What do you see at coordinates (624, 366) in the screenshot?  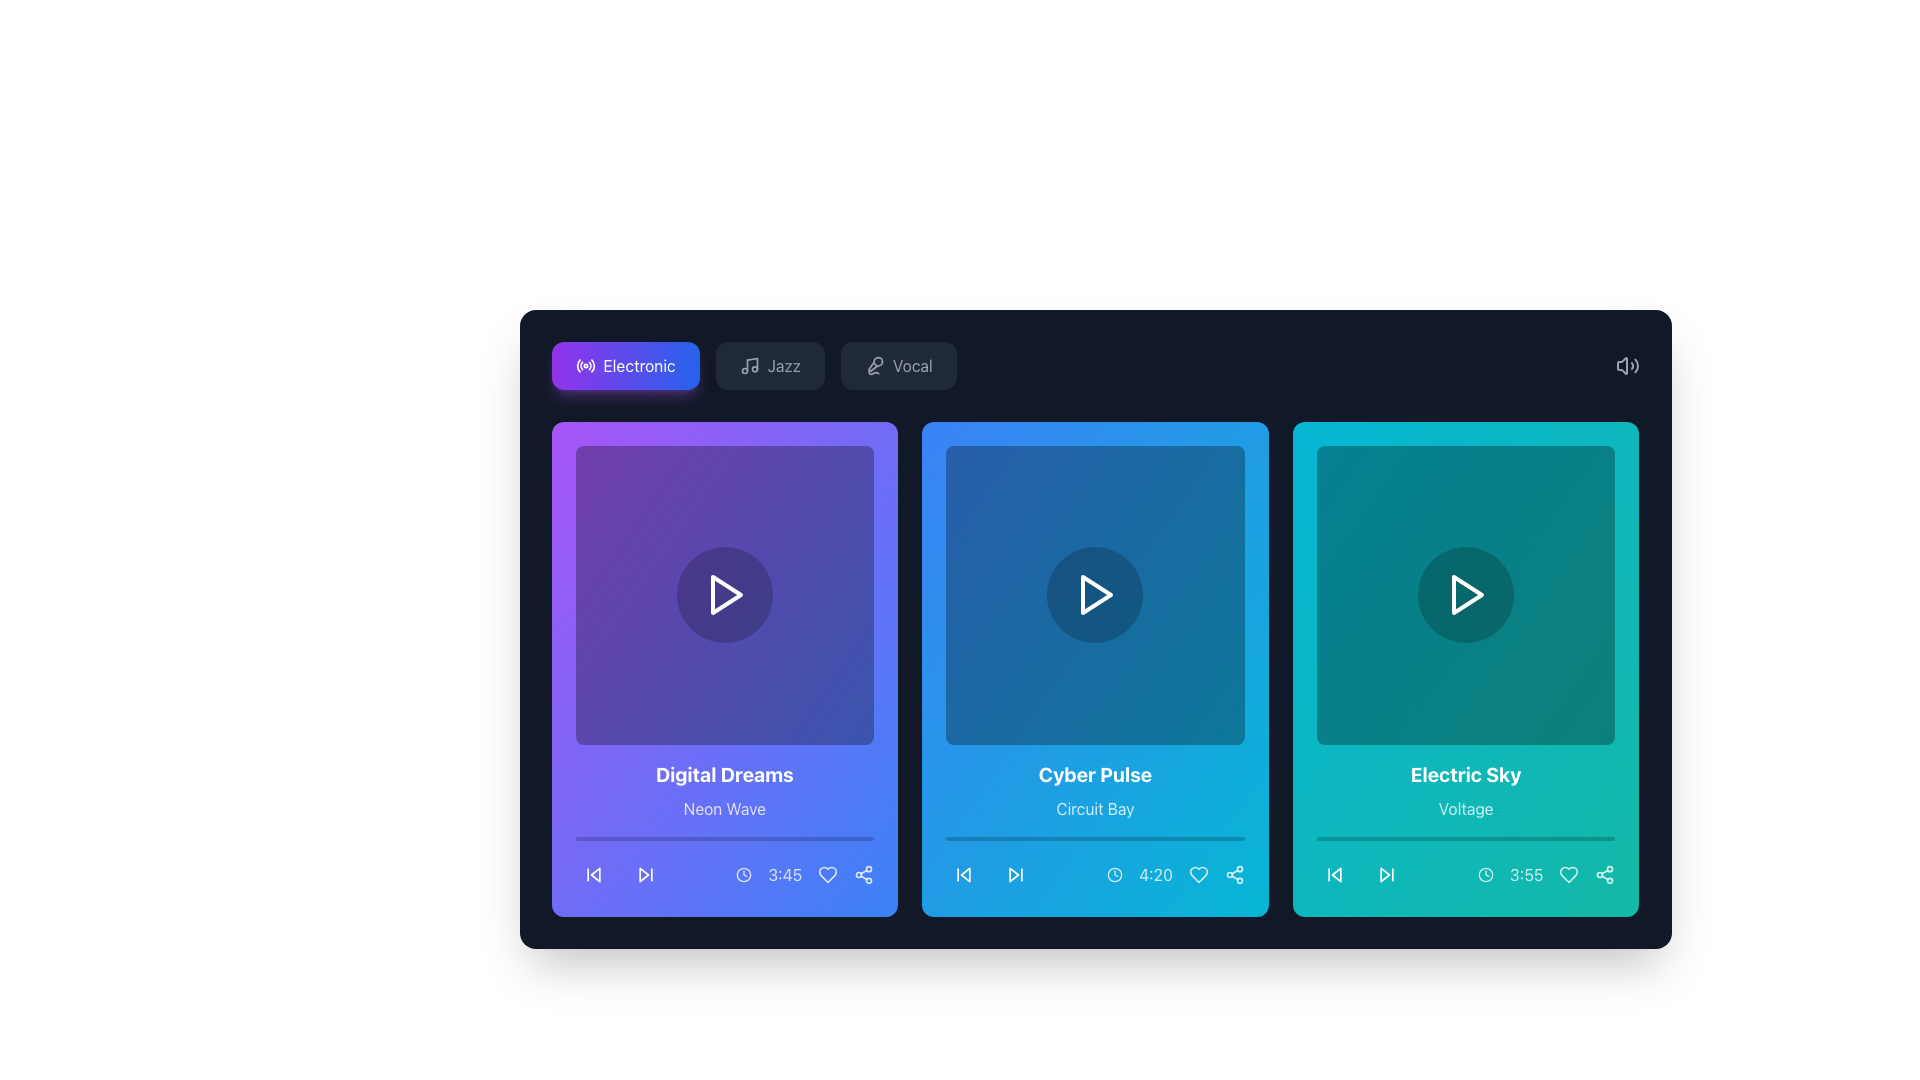 I see `the 'Electronic' button, which is a rectangular button with a gradient background from purple to blue, containing a radio signal icon and the label 'Electronic' in white bold text, located at the top left of the genre options list` at bounding box center [624, 366].